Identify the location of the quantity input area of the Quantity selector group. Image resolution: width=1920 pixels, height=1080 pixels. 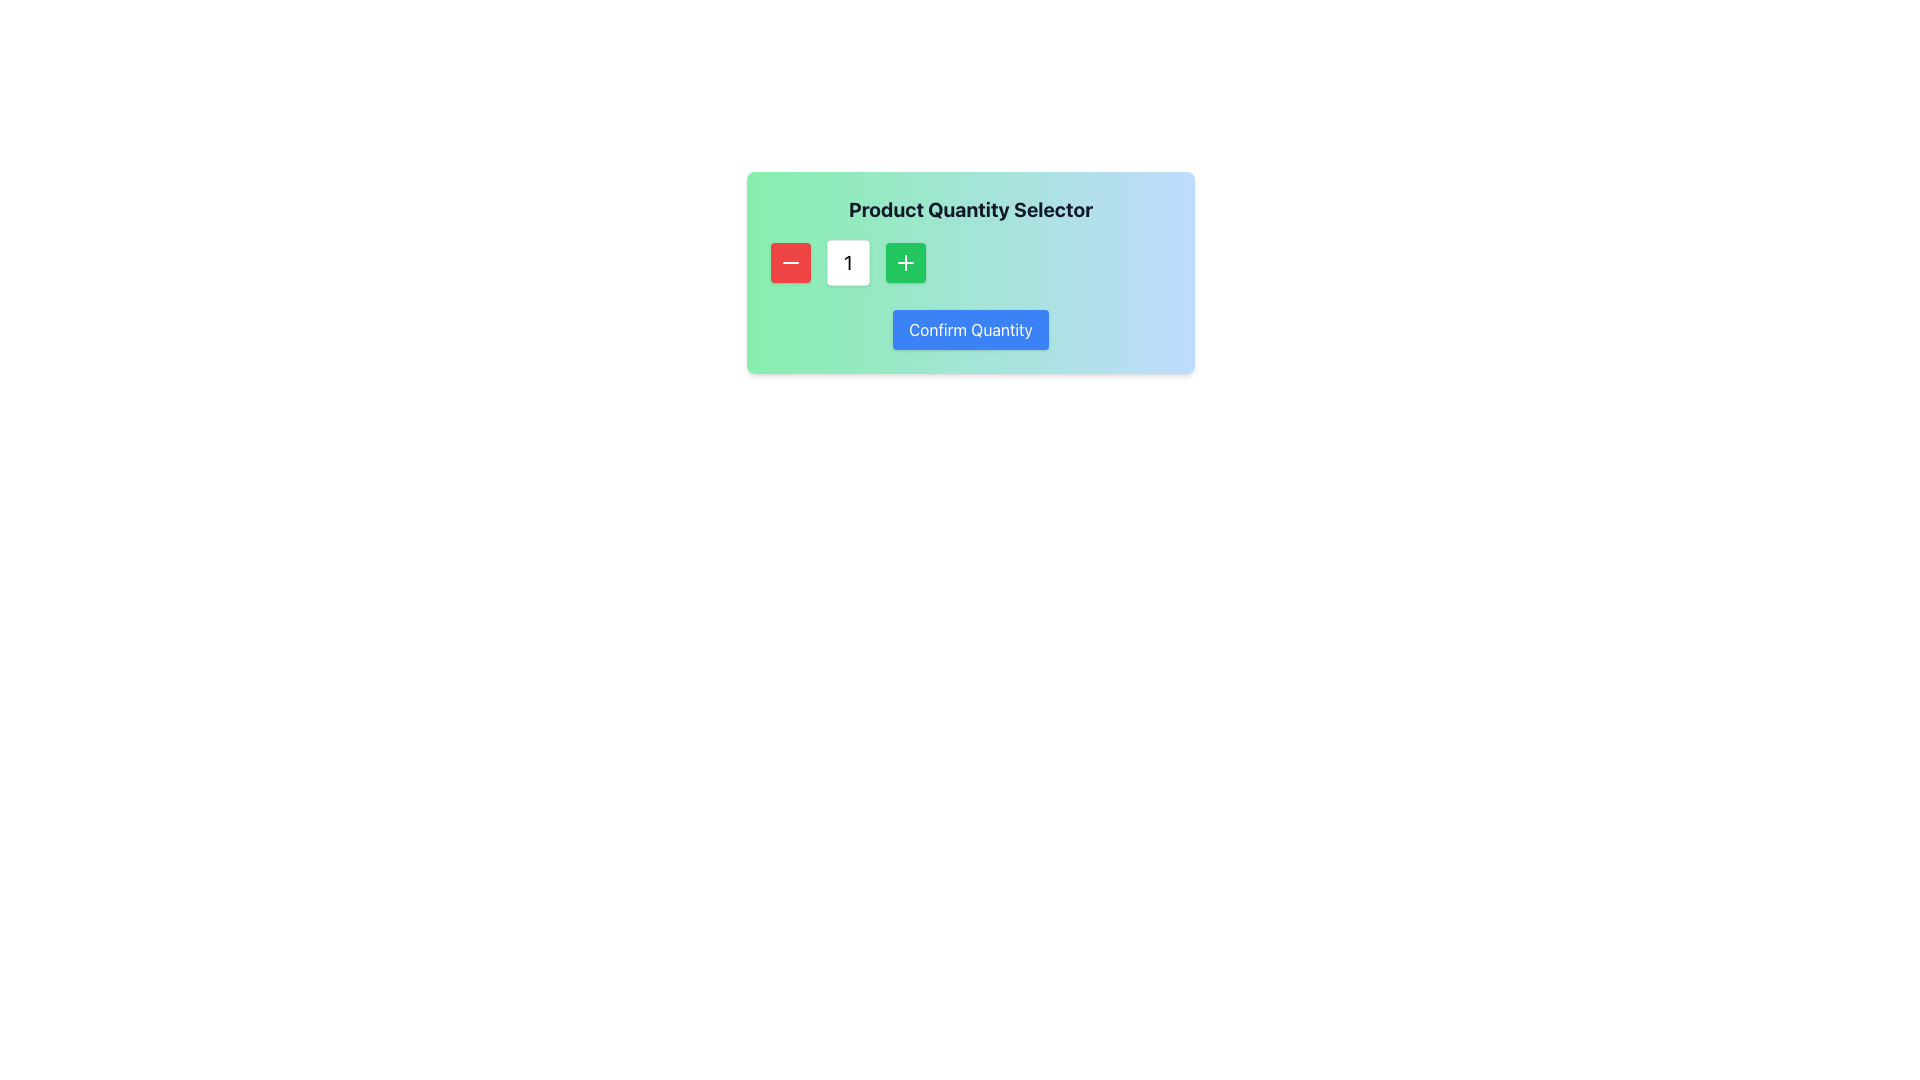
(970, 261).